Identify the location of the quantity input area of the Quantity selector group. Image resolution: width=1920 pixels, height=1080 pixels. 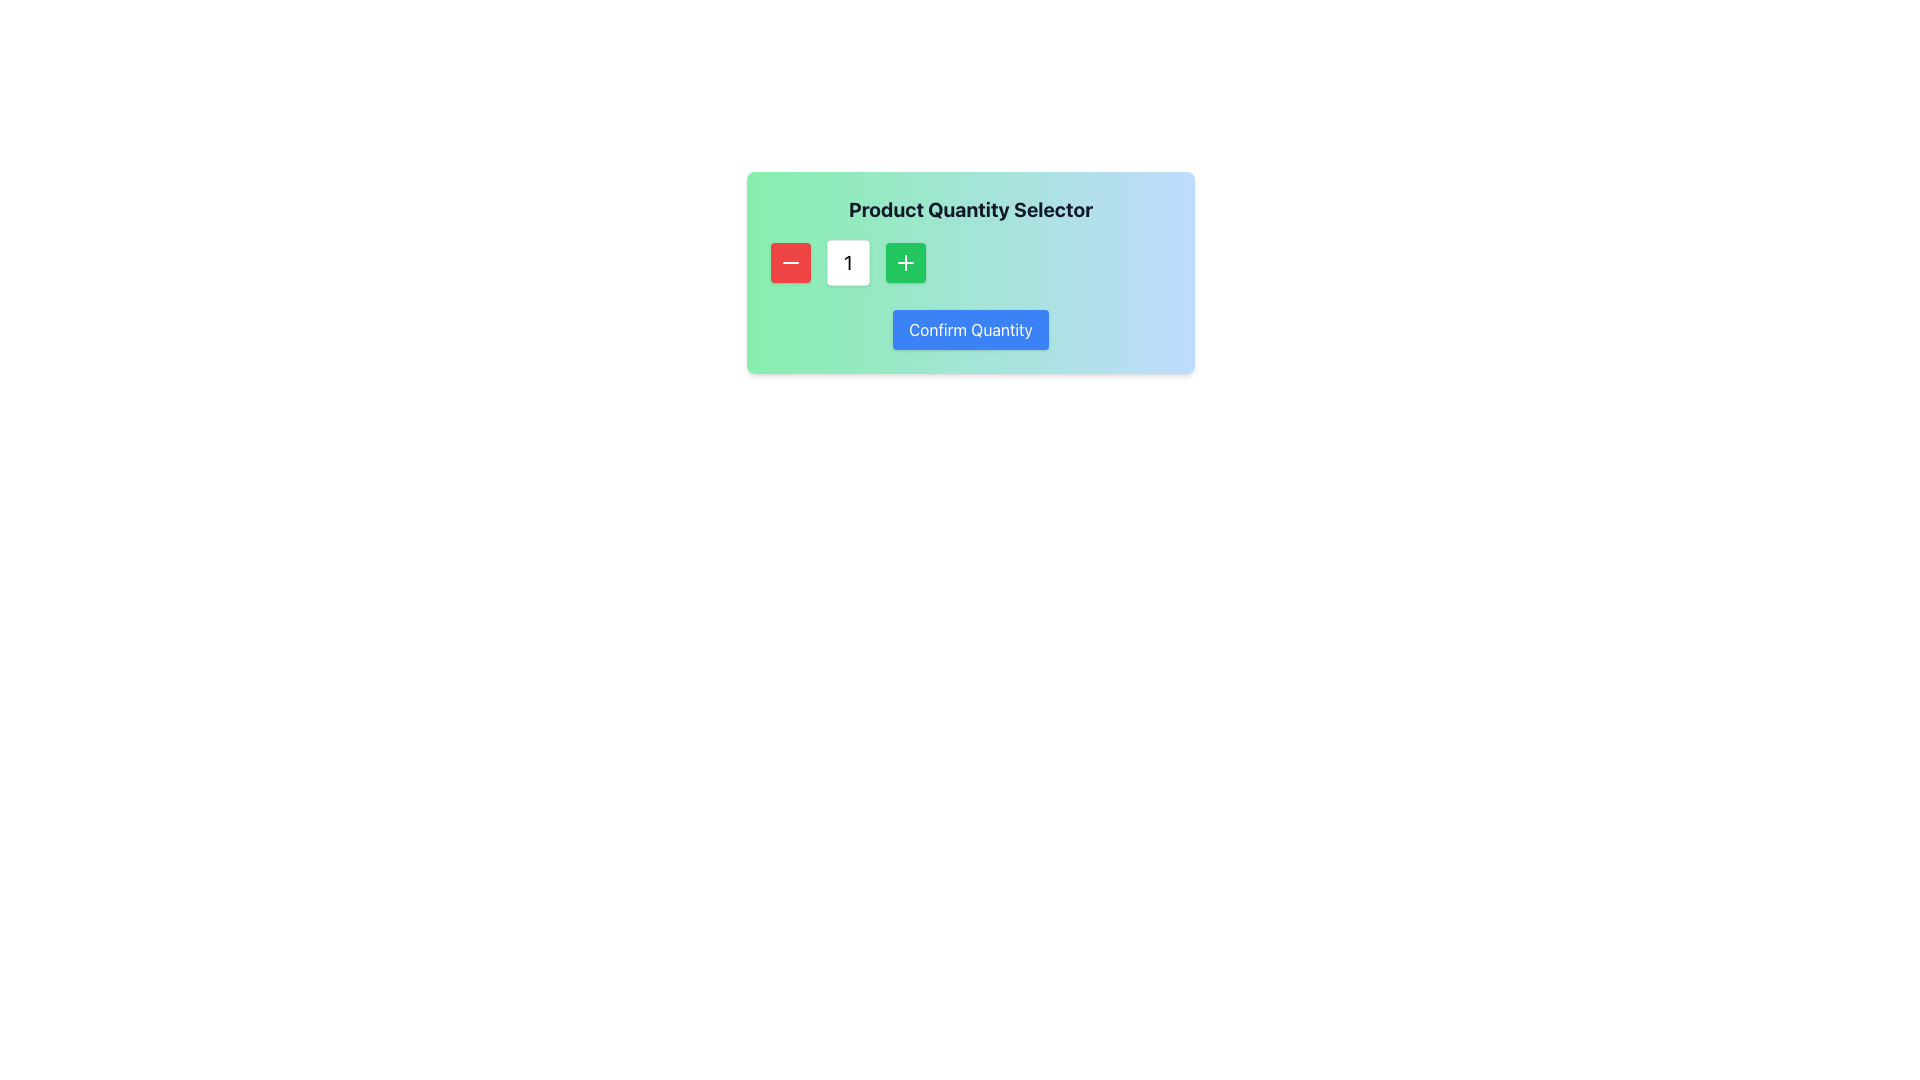
(970, 261).